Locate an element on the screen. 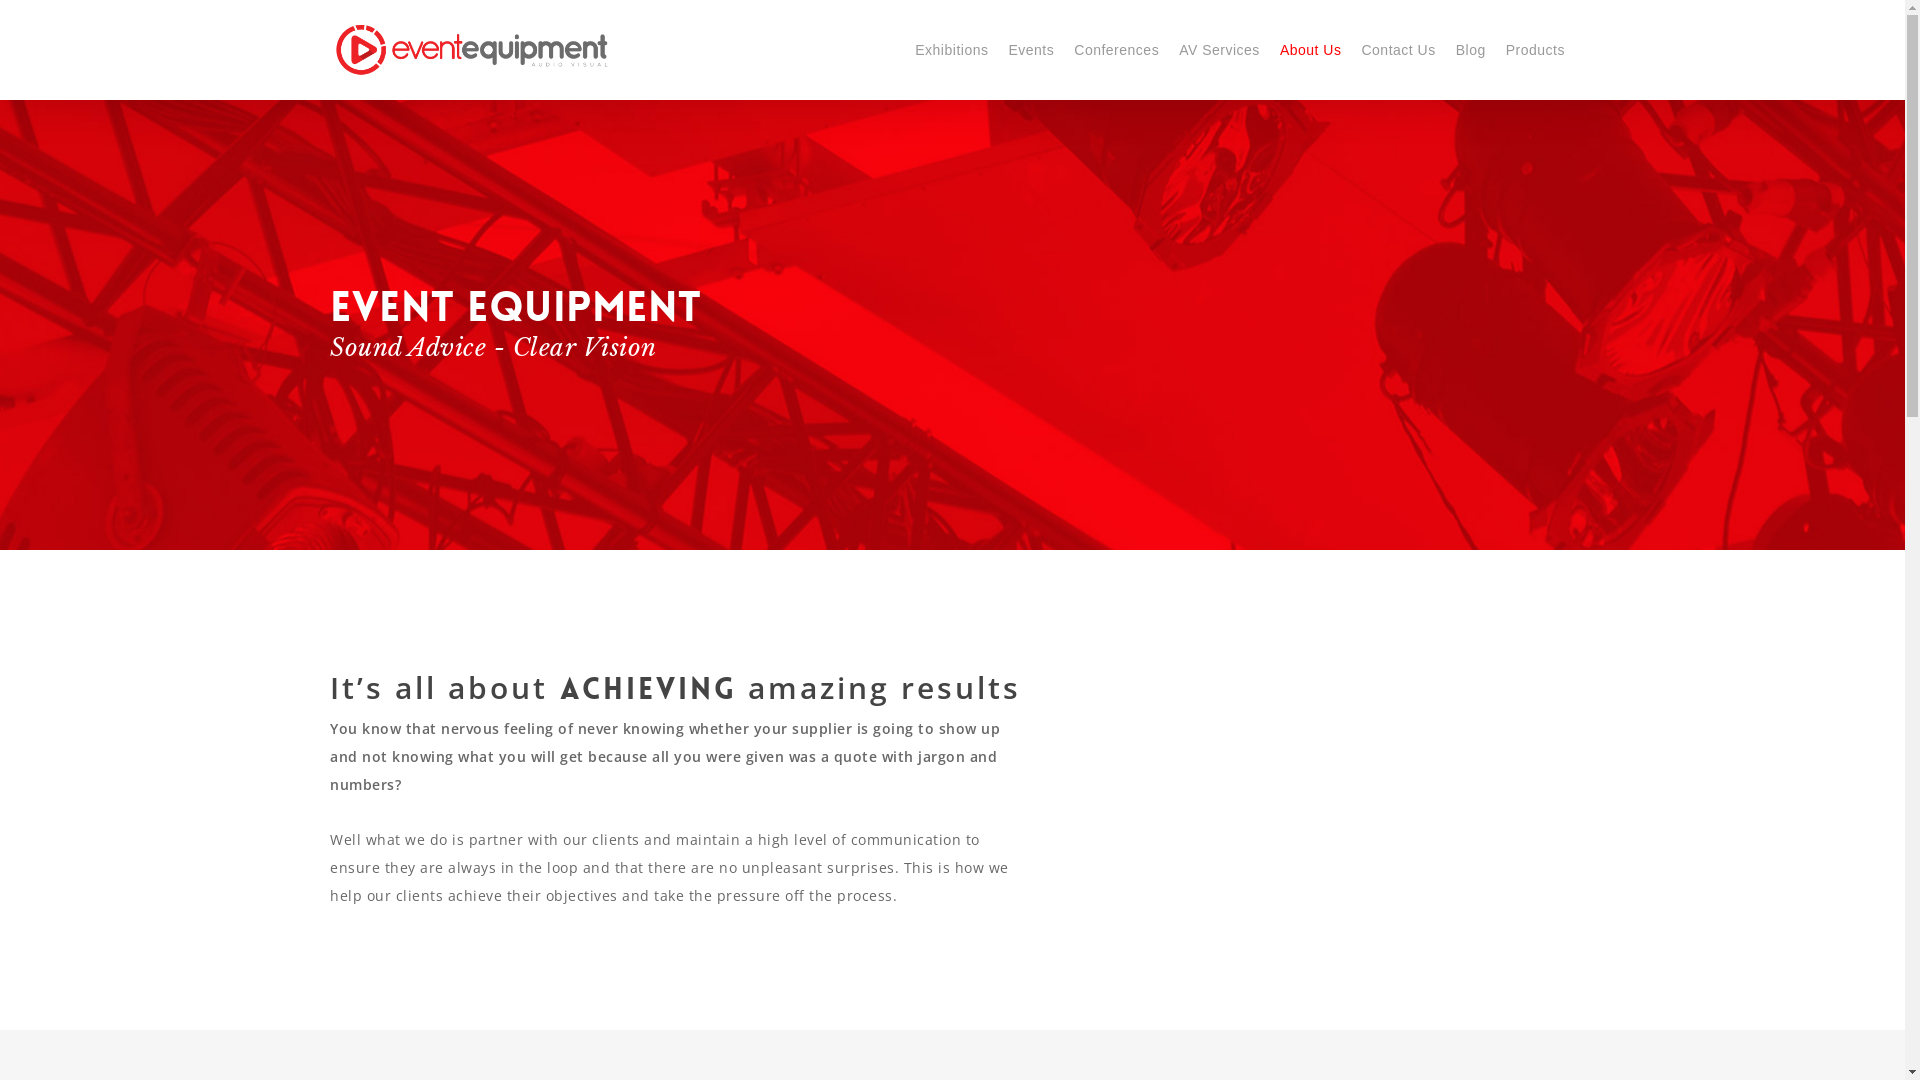 This screenshot has height=1080, width=1920. 'About Us' is located at coordinates (1269, 49).